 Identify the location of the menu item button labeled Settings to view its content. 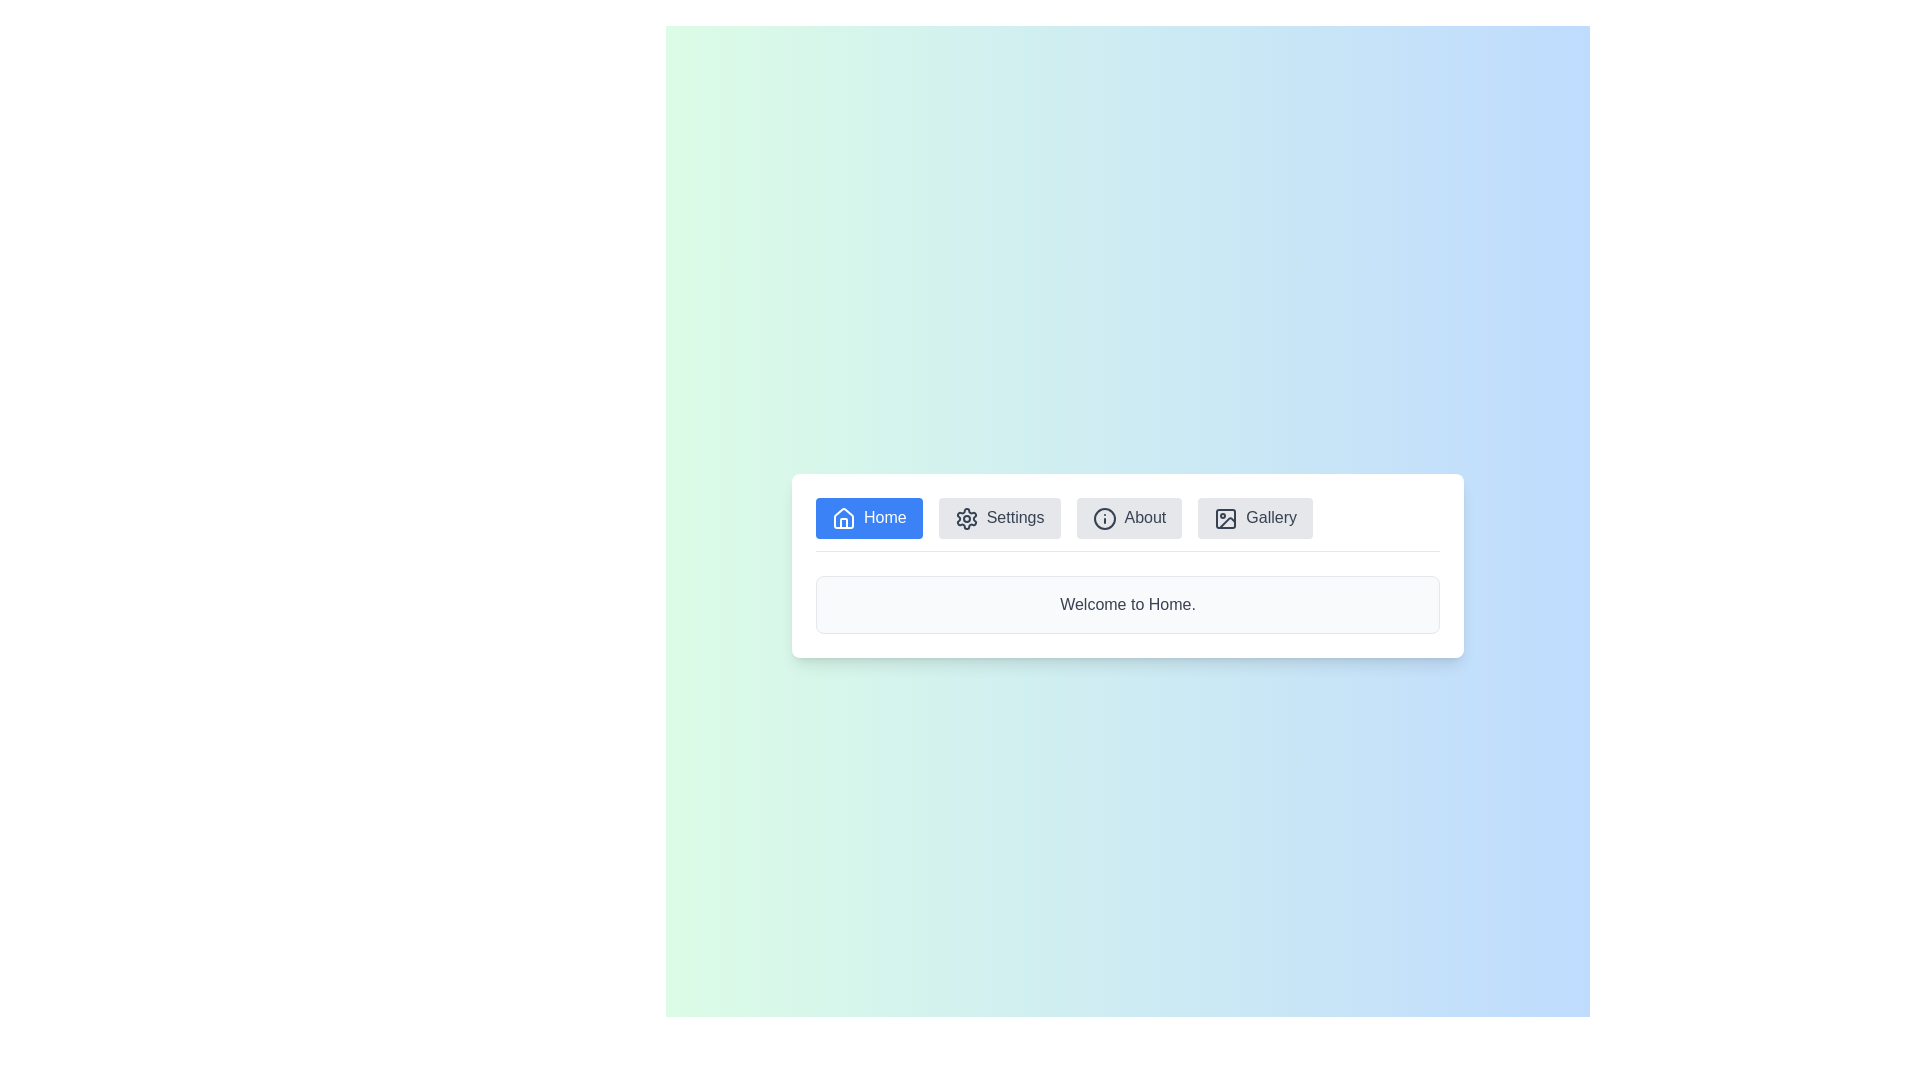
(999, 517).